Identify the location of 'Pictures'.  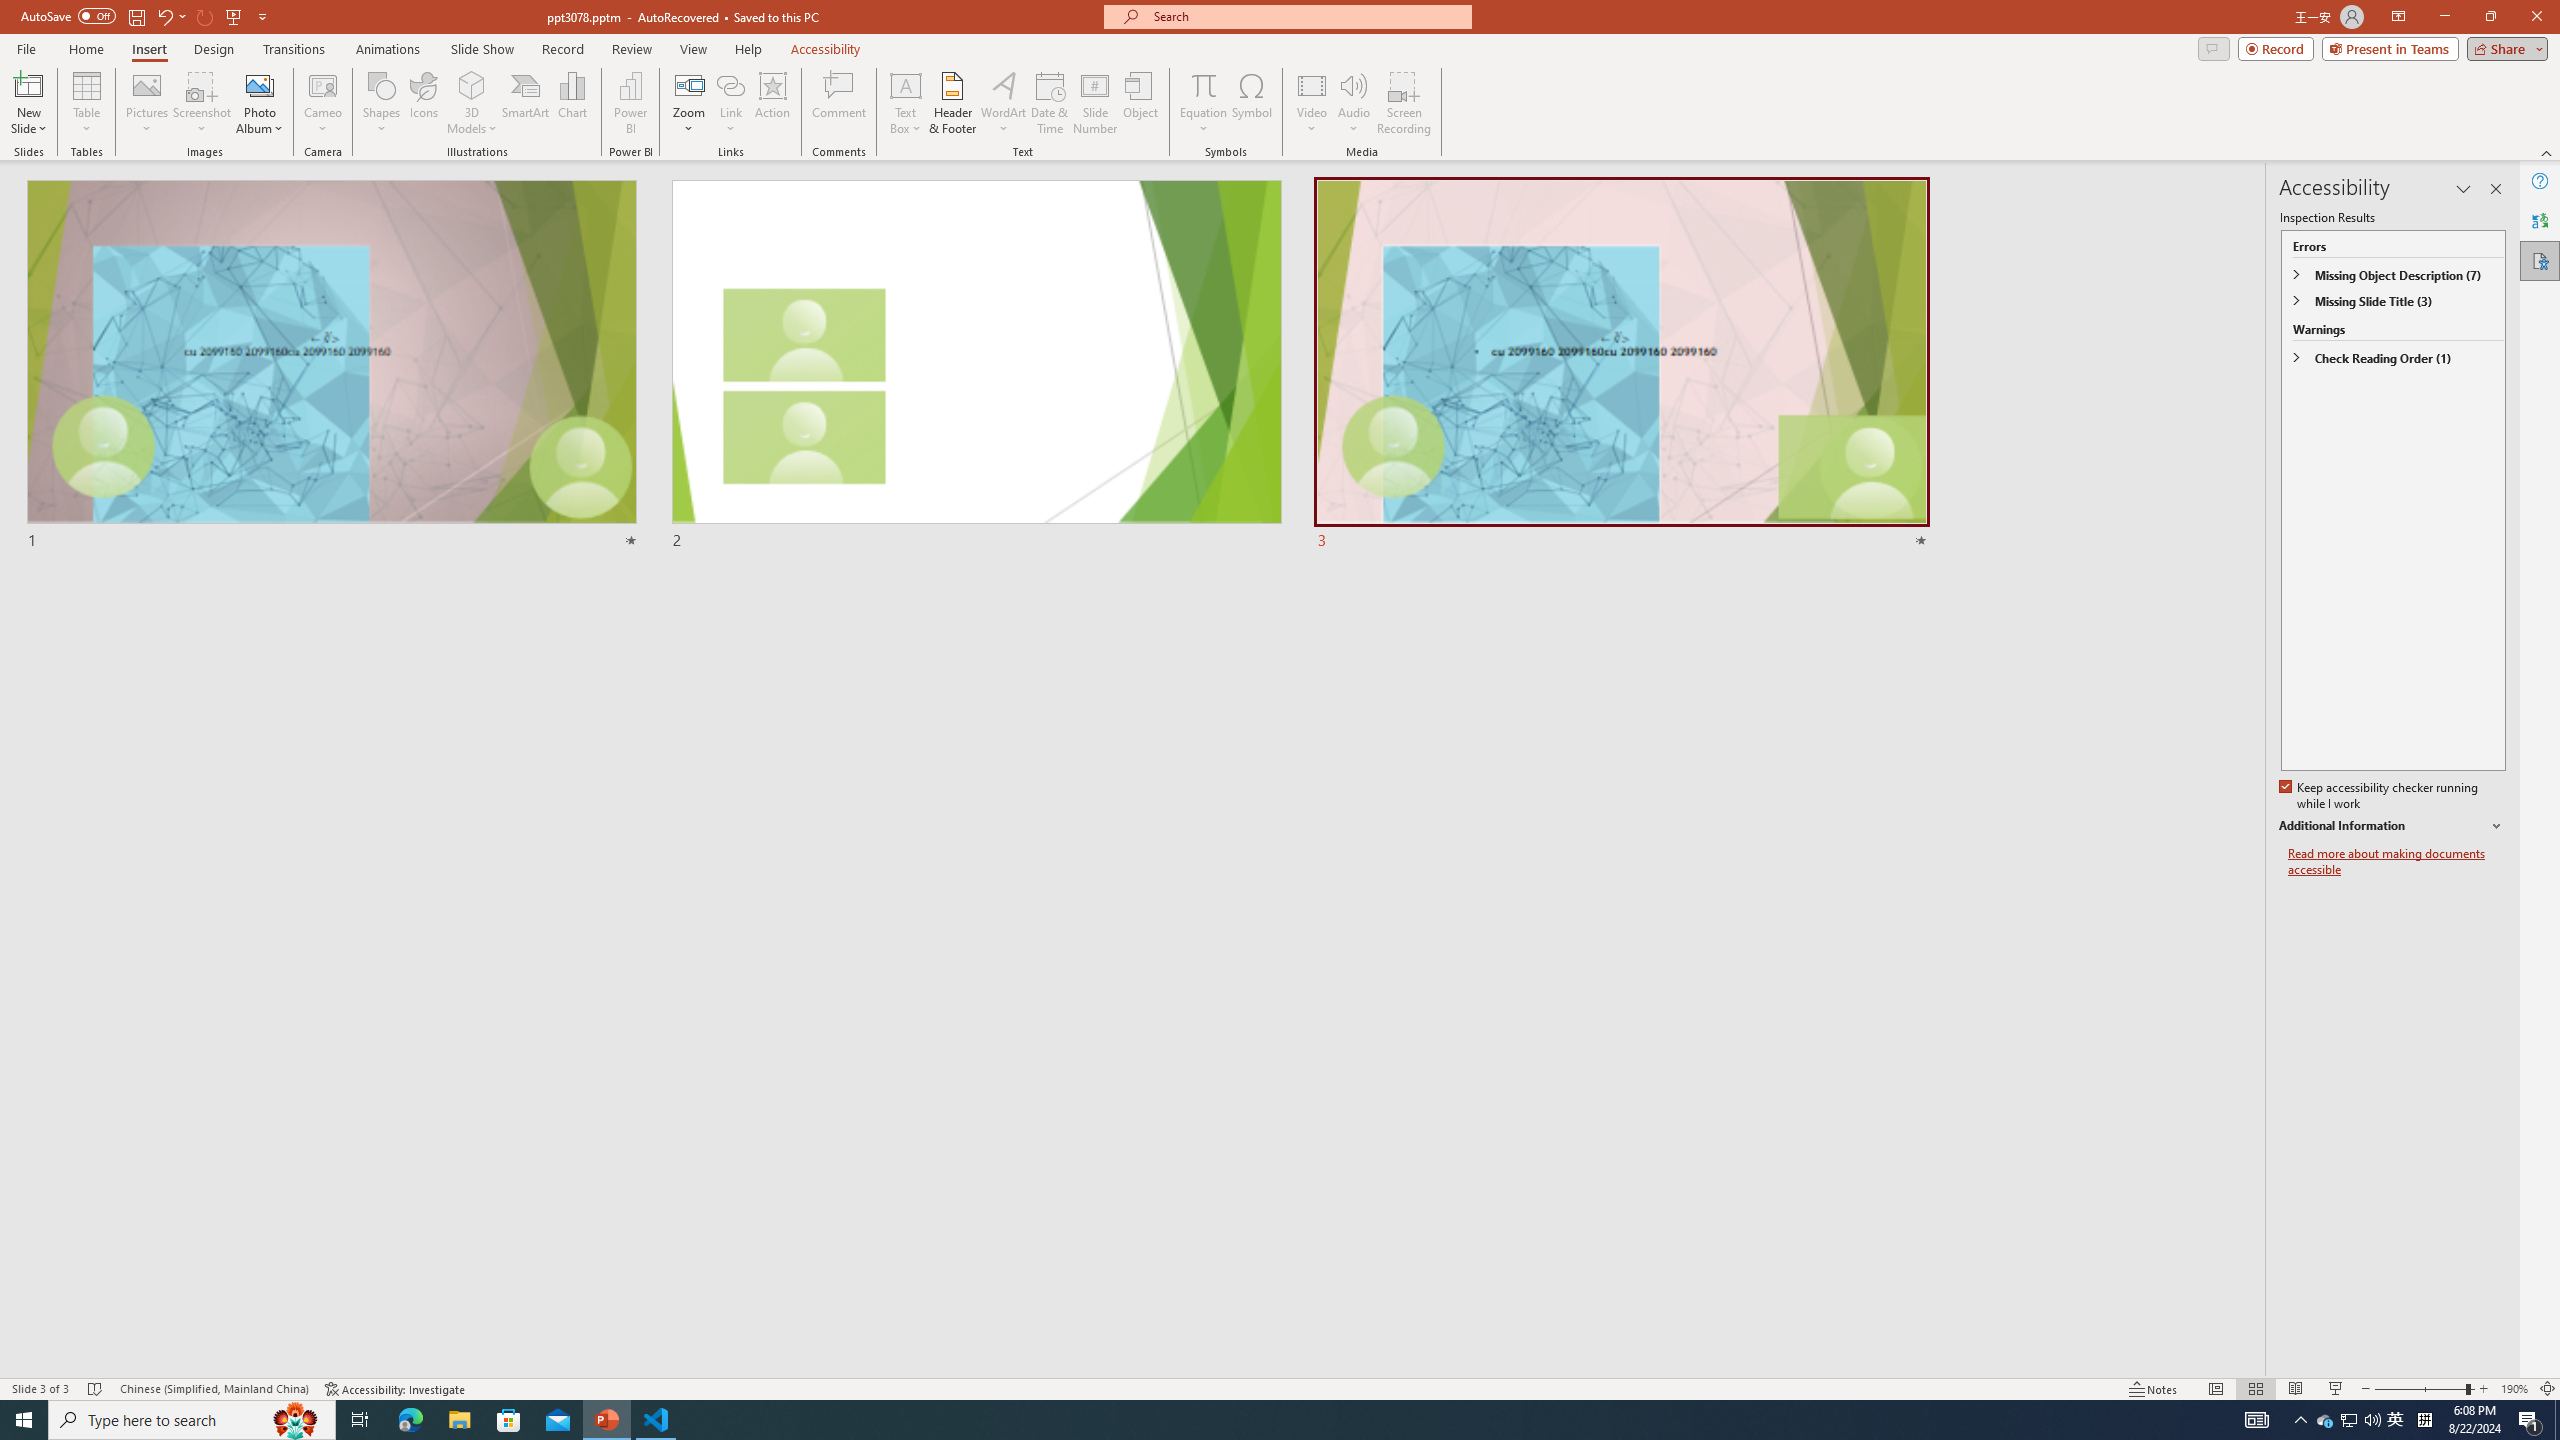
(146, 103).